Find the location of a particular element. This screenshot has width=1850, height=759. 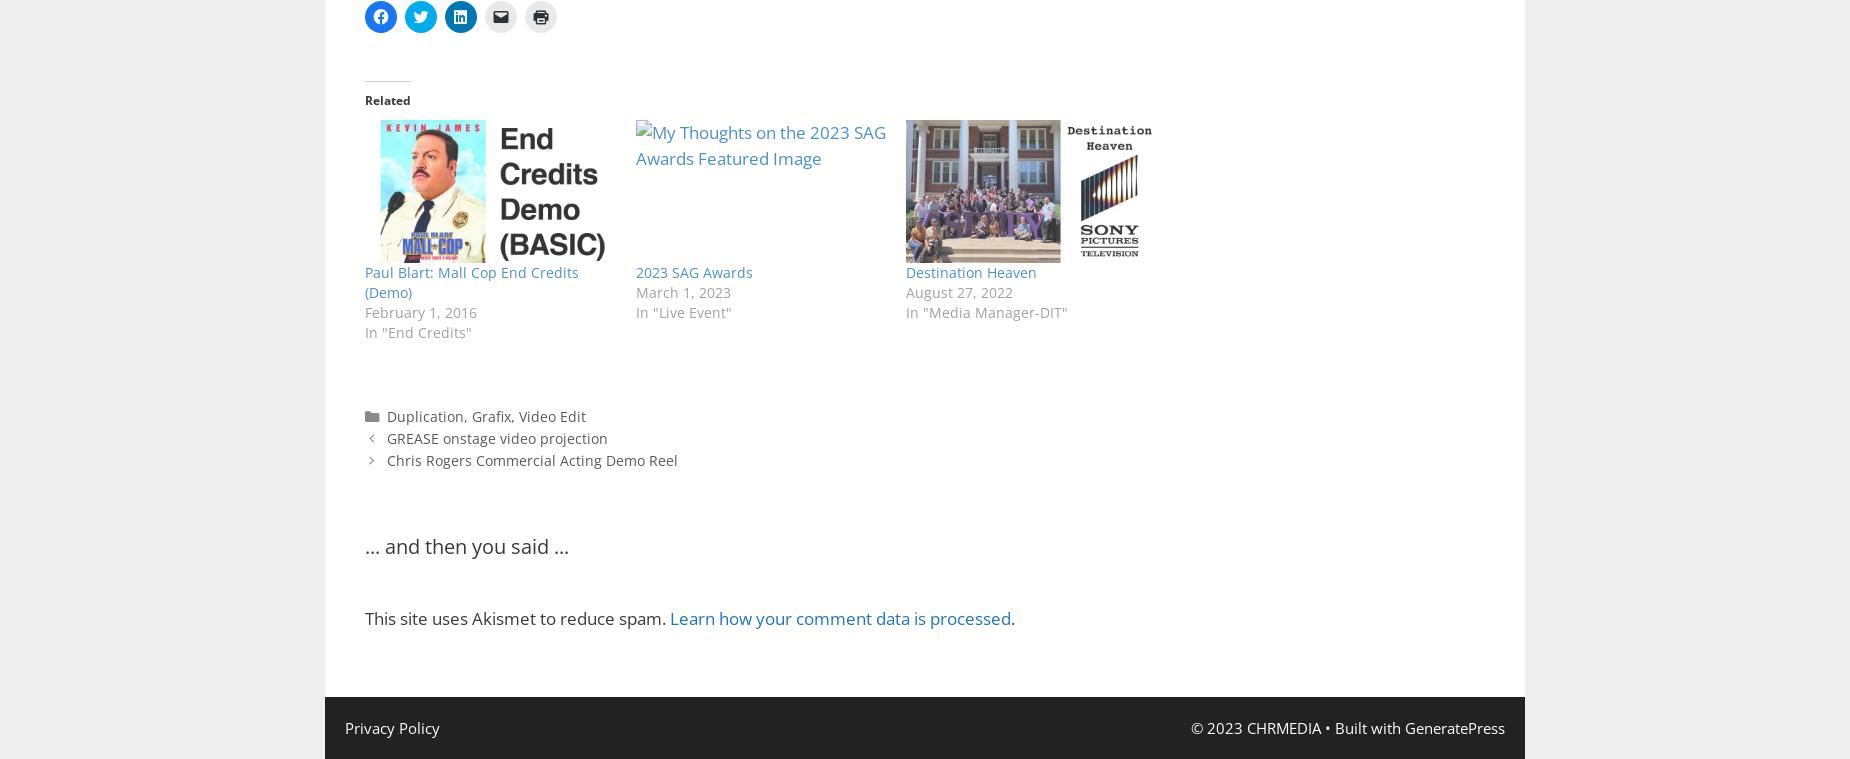

'... and then you said ...' is located at coordinates (466, 545).